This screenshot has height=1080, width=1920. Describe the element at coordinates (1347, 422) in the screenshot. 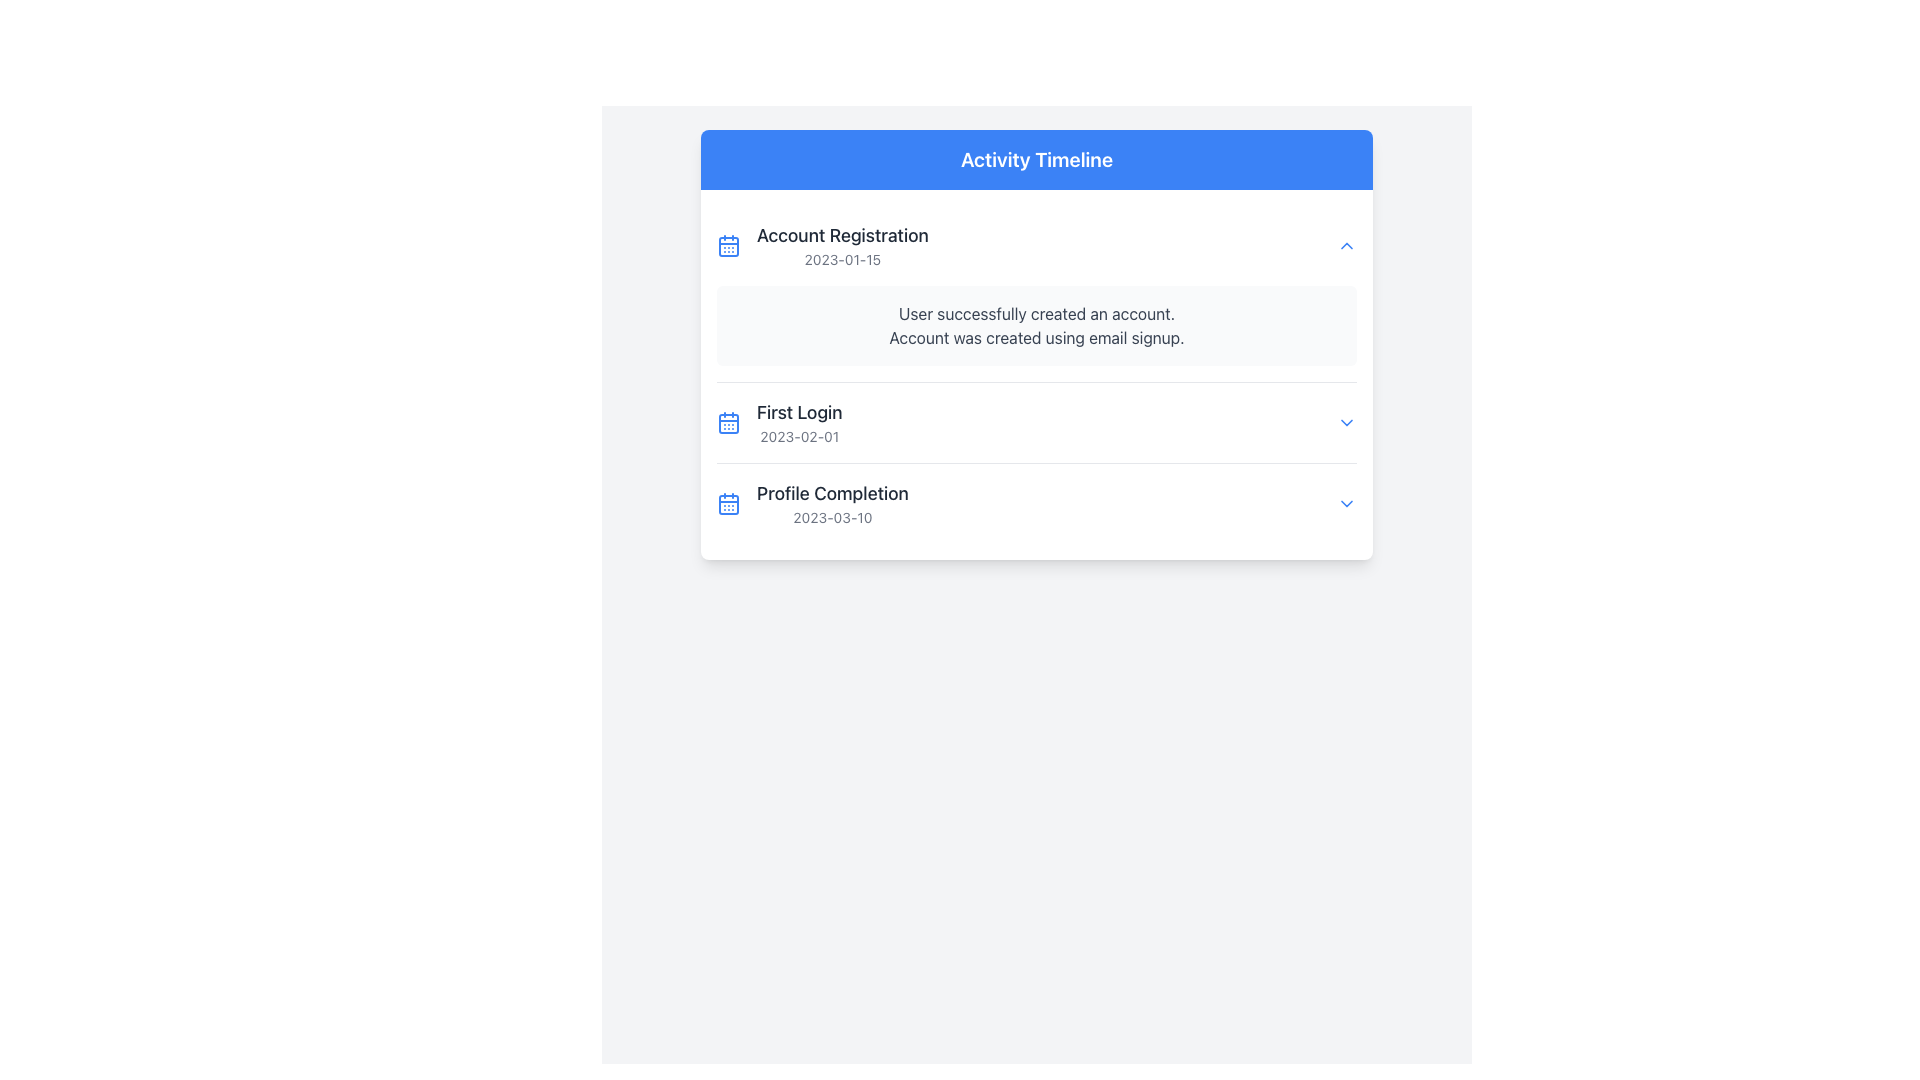

I see `the downward-facing chevron icon styled with blue color, located within the button to the far right of the 'First Login' entry` at that location.